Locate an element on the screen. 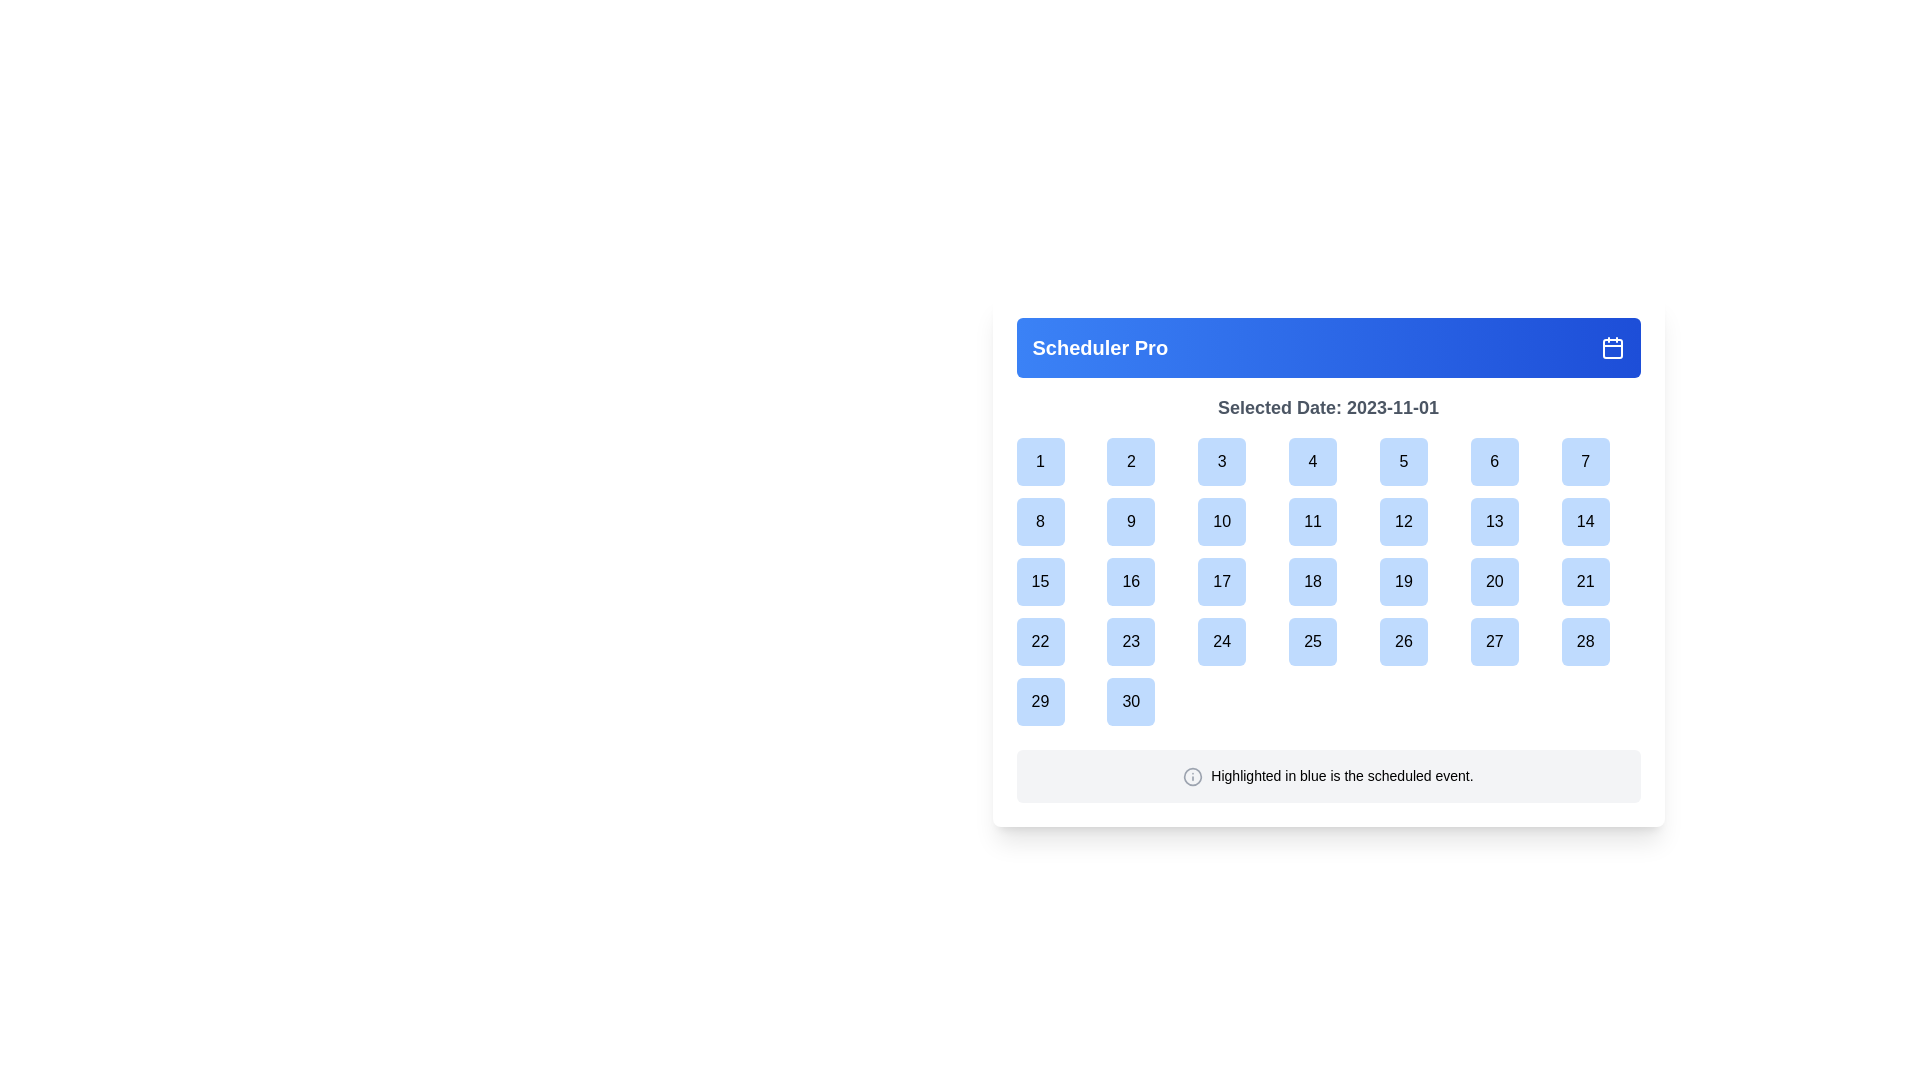  the blue interactive calendar day box displaying the number '18' is located at coordinates (1328, 582).